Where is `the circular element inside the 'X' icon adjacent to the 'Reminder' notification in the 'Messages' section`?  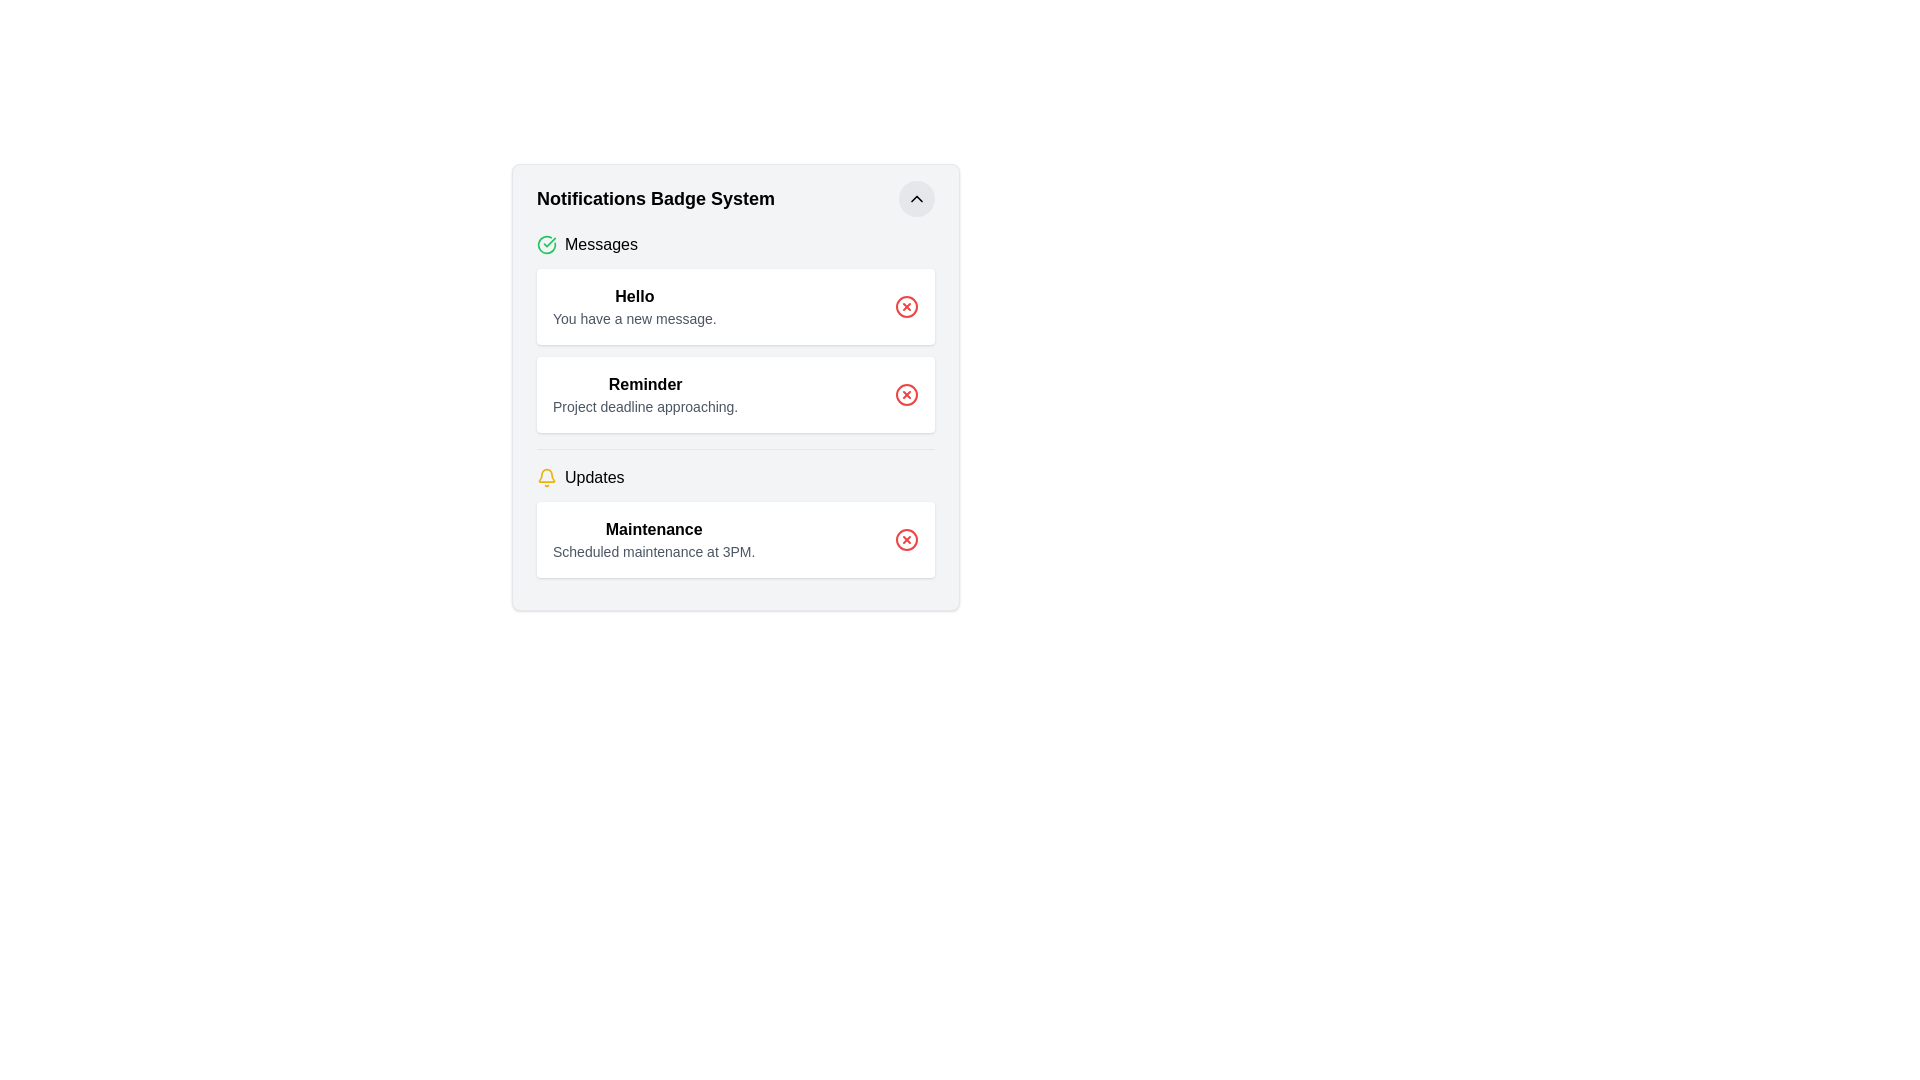 the circular element inside the 'X' icon adjacent to the 'Reminder' notification in the 'Messages' section is located at coordinates (906, 394).